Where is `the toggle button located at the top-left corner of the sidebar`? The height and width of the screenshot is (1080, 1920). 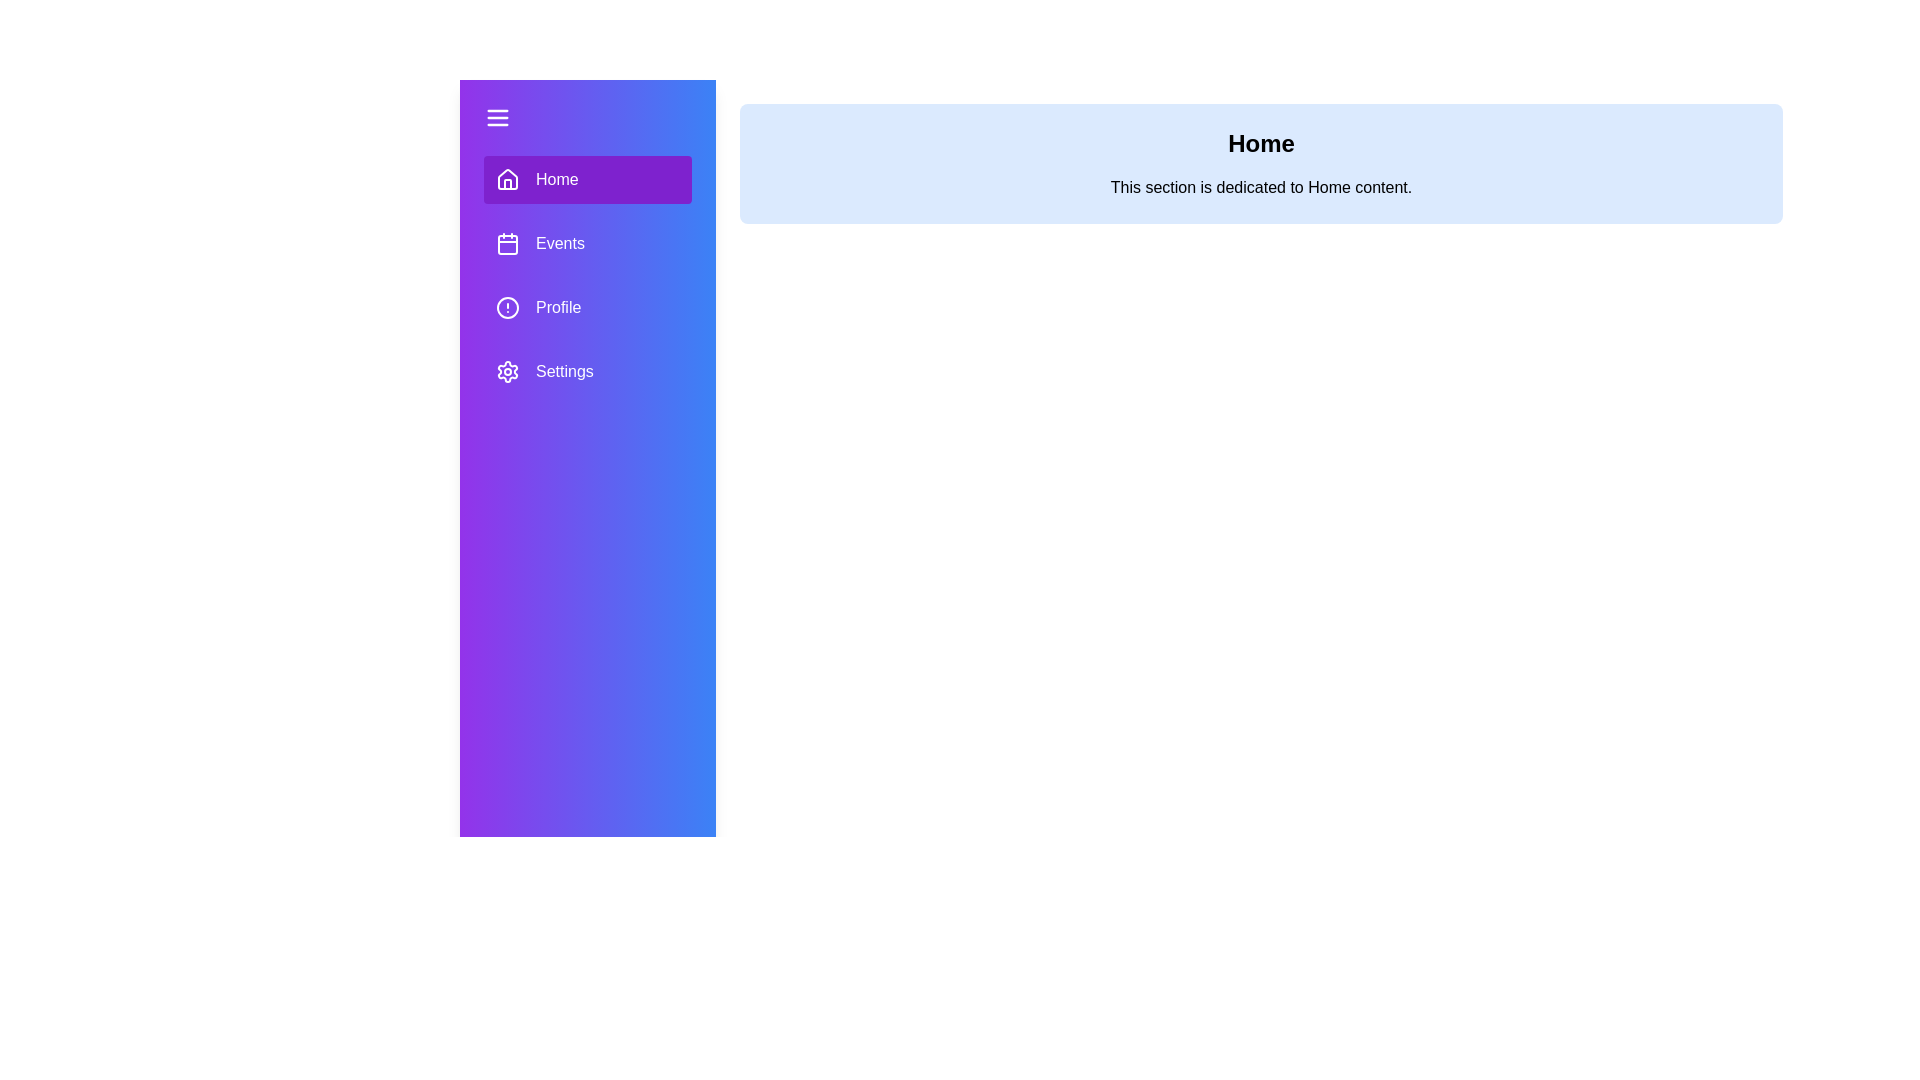 the toggle button located at the top-left corner of the sidebar is located at coordinates (498, 118).